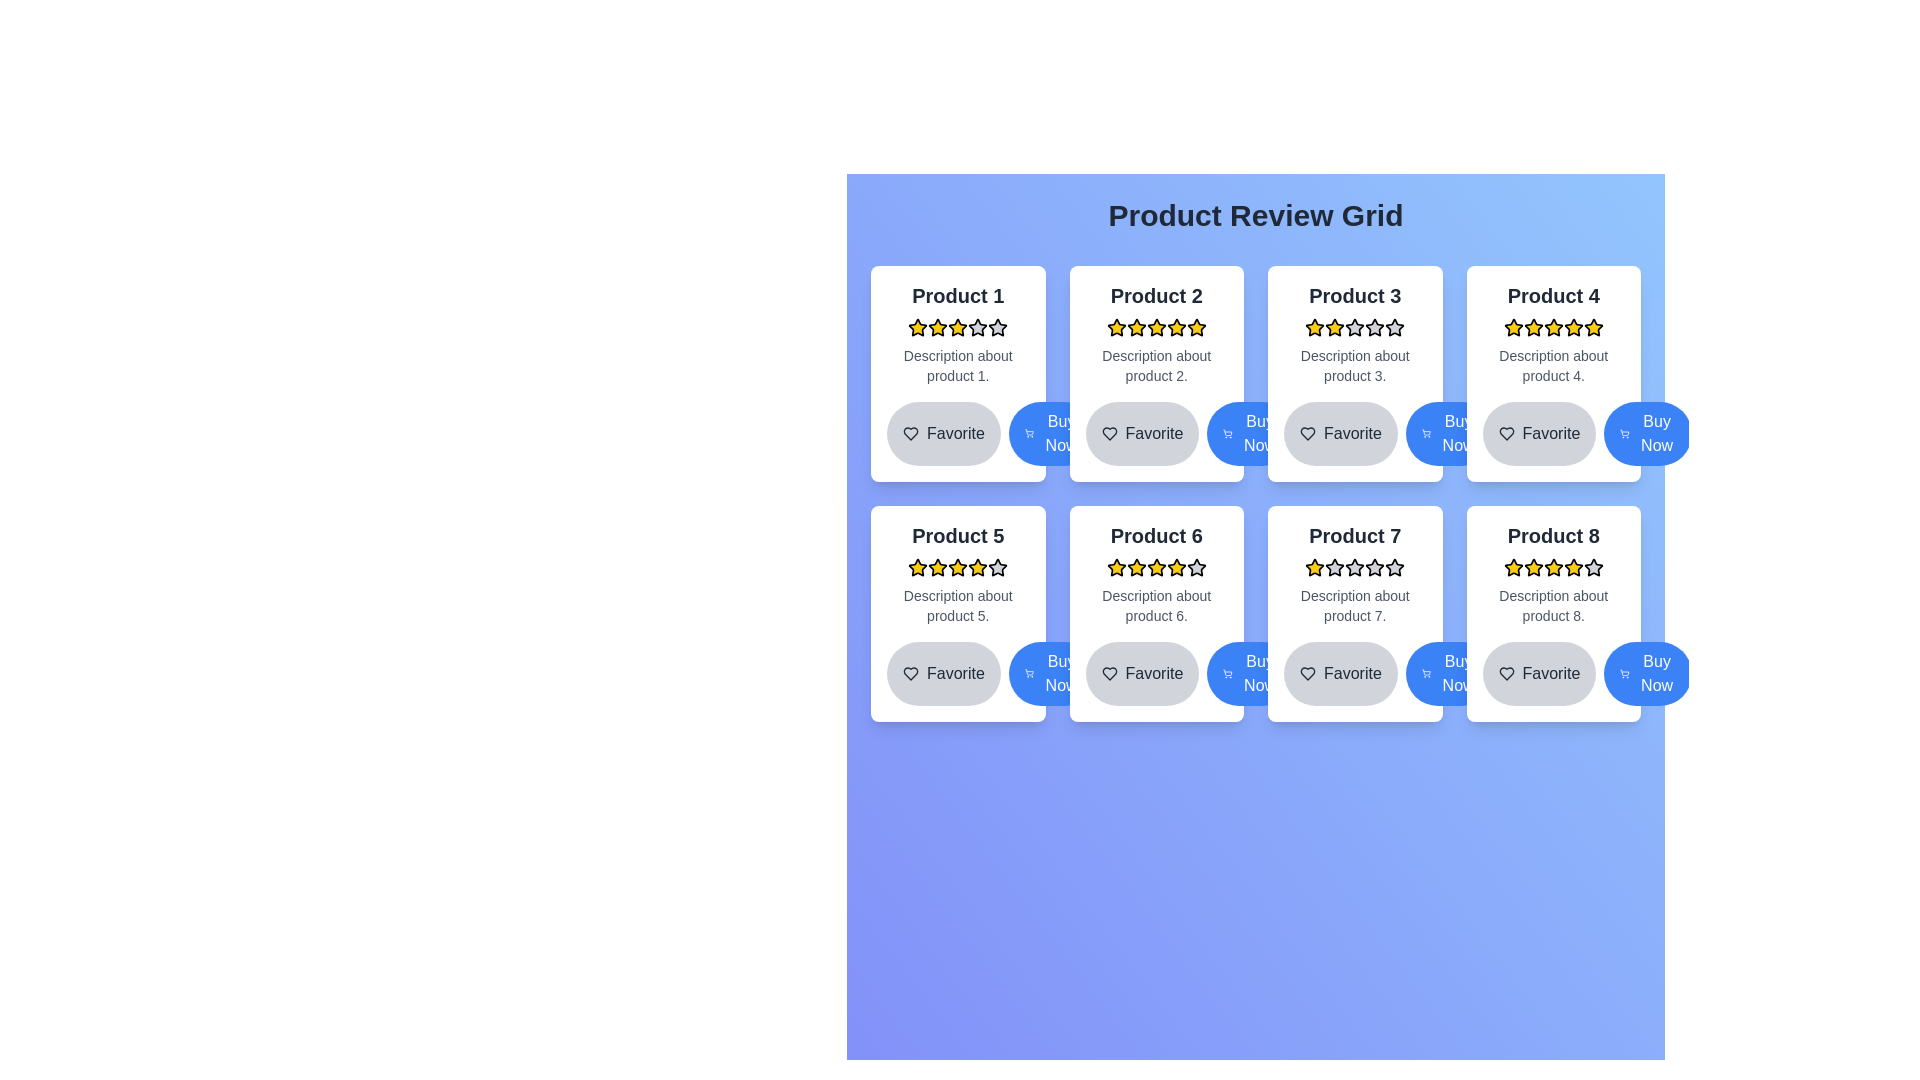  I want to click on the favorite icon located inside the 'Favorite' button for 'Product 6', which serves as a visual cue for marking the product as a favorite, so click(1108, 674).